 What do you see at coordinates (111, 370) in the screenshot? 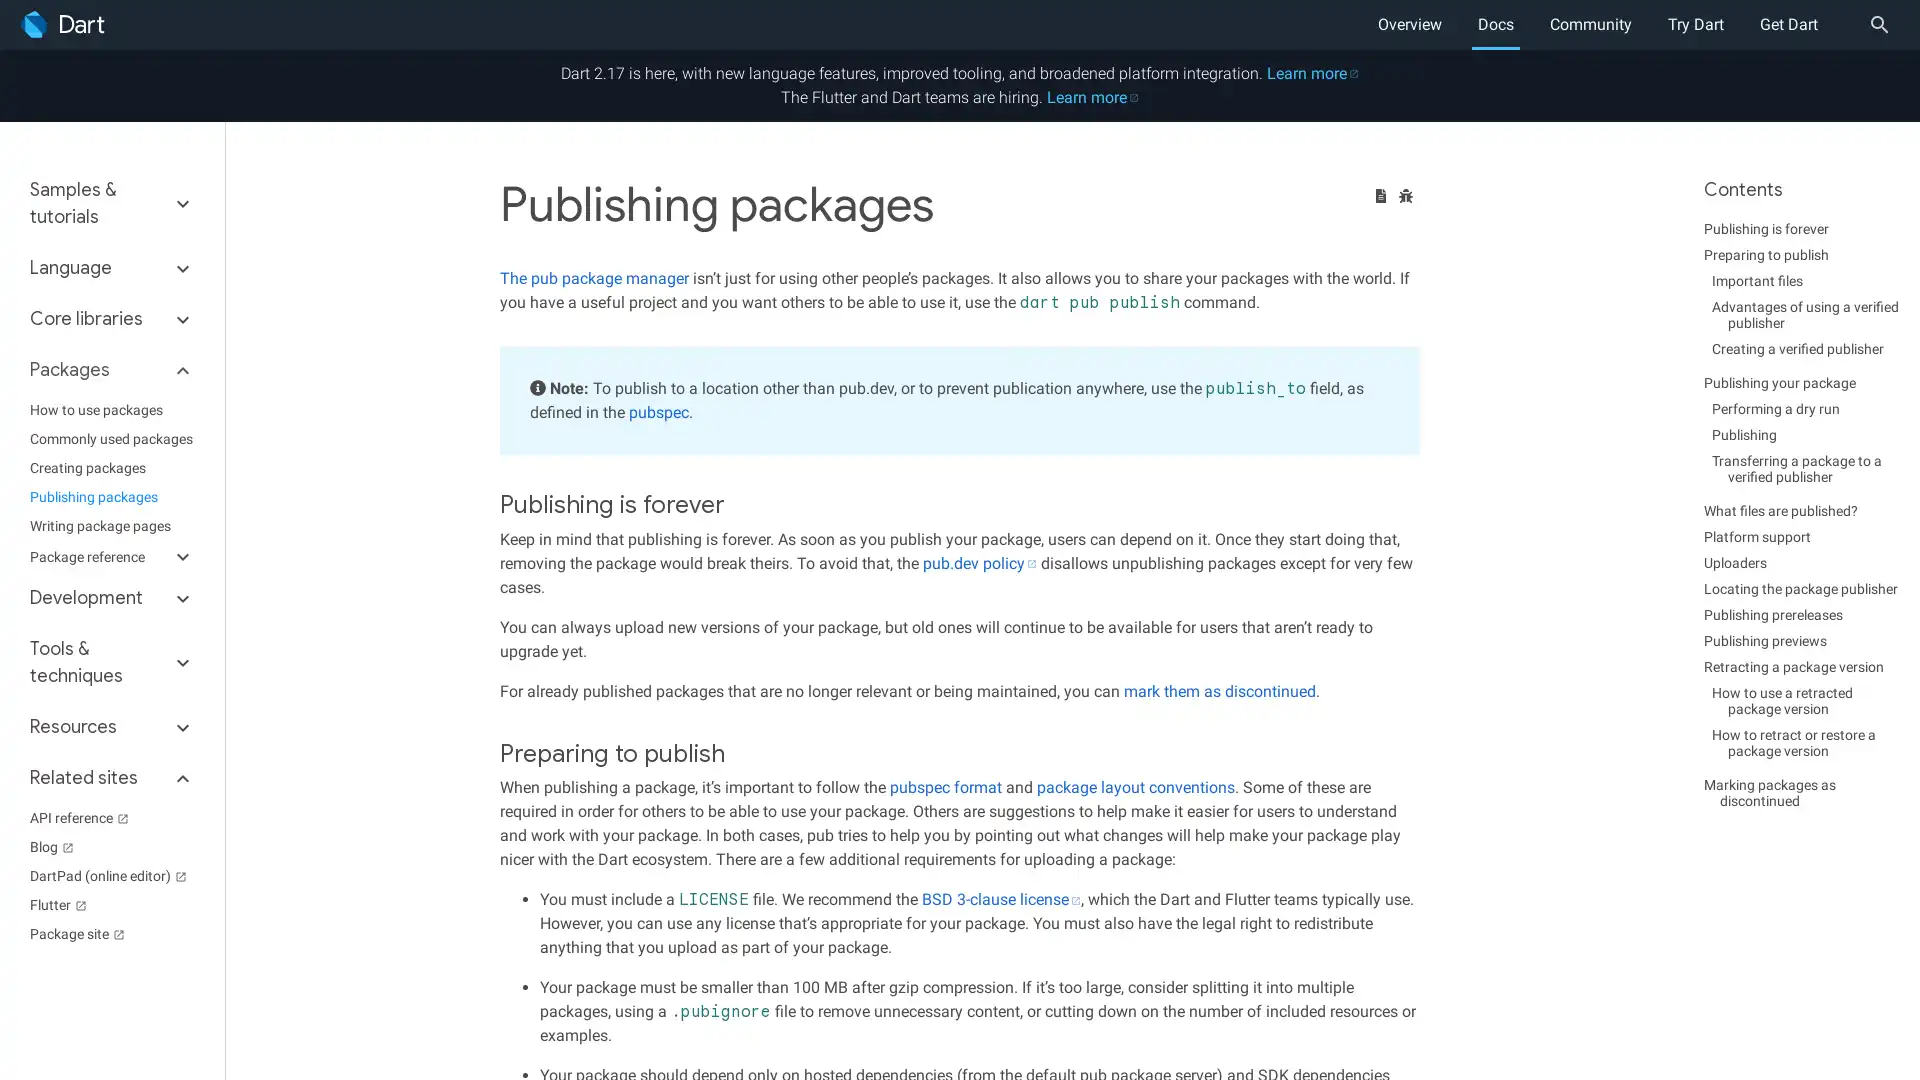
I see `Packages keyboard_arrow_down` at bounding box center [111, 370].